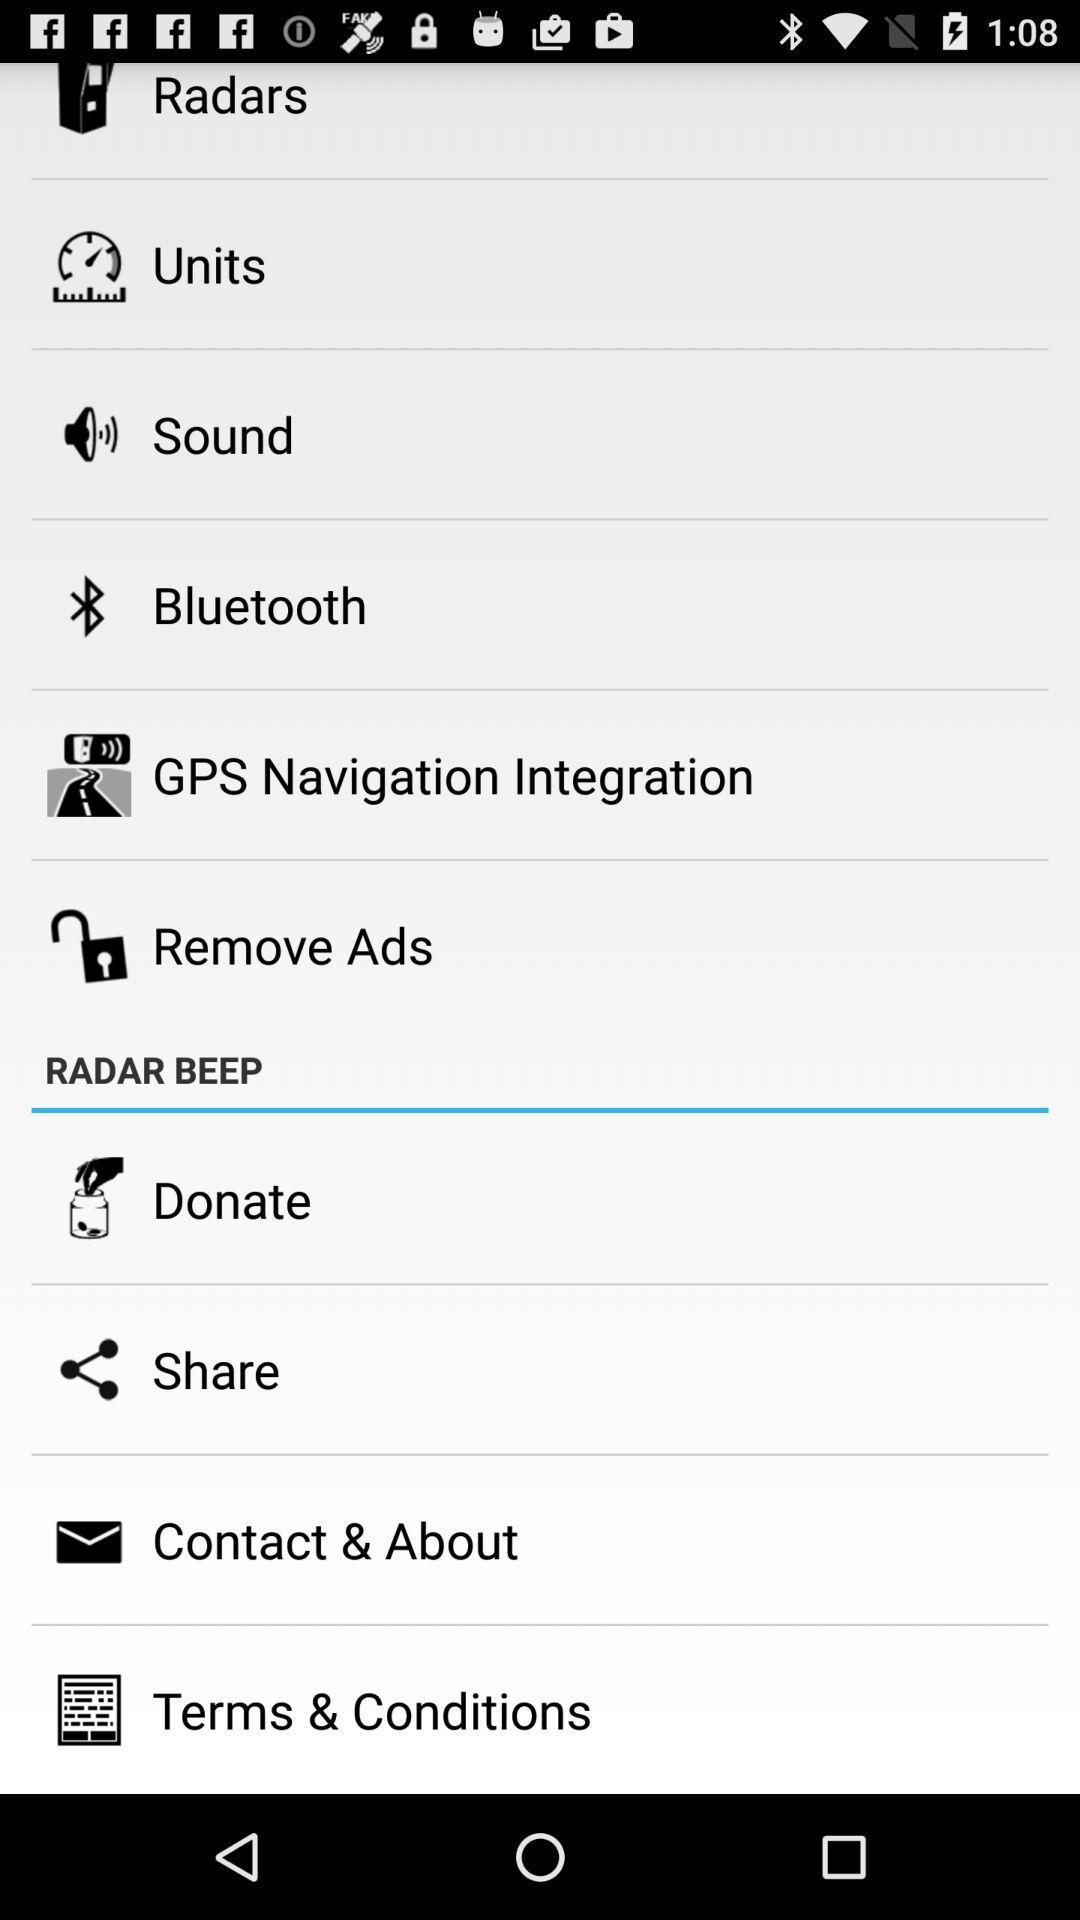 The image size is (1080, 1920). I want to click on gps navigation integration icon, so click(453, 773).